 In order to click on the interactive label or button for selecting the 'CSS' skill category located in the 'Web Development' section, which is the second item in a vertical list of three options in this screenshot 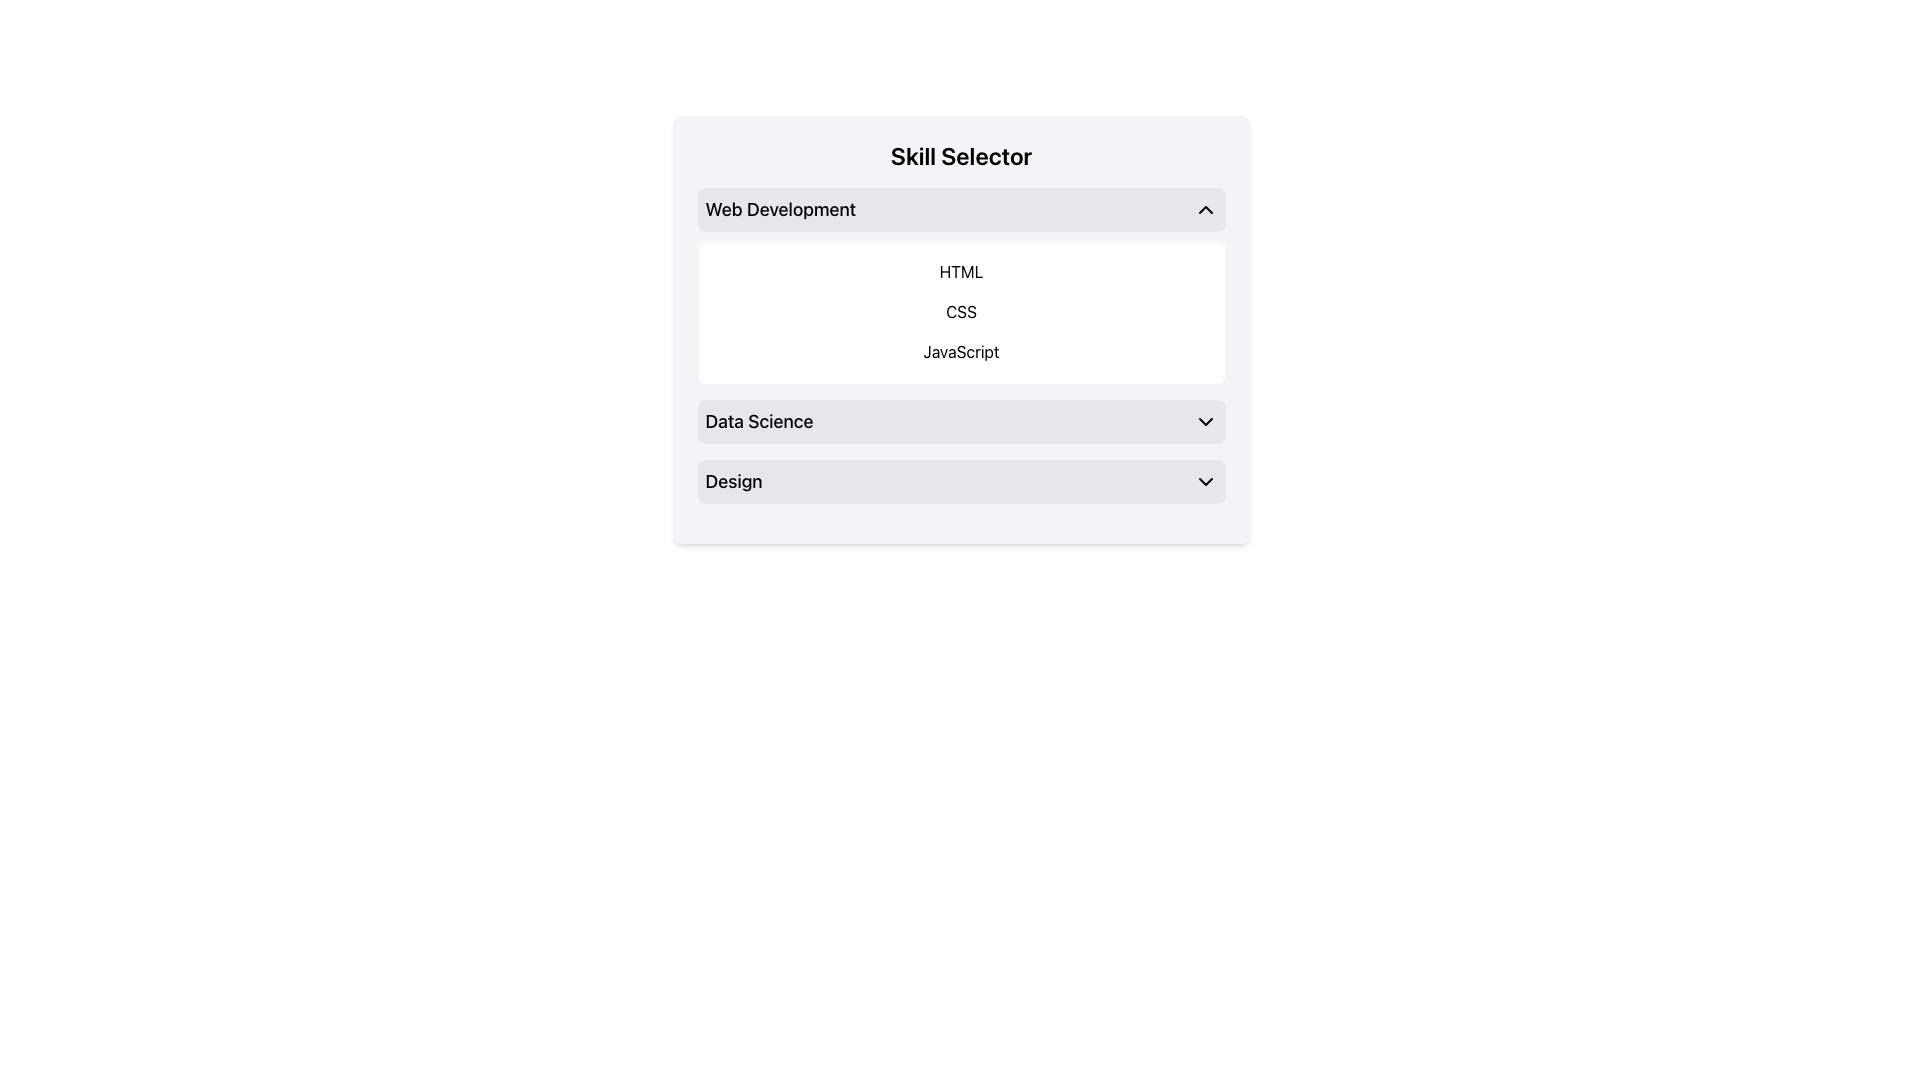, I will do `click(961, 312)`.